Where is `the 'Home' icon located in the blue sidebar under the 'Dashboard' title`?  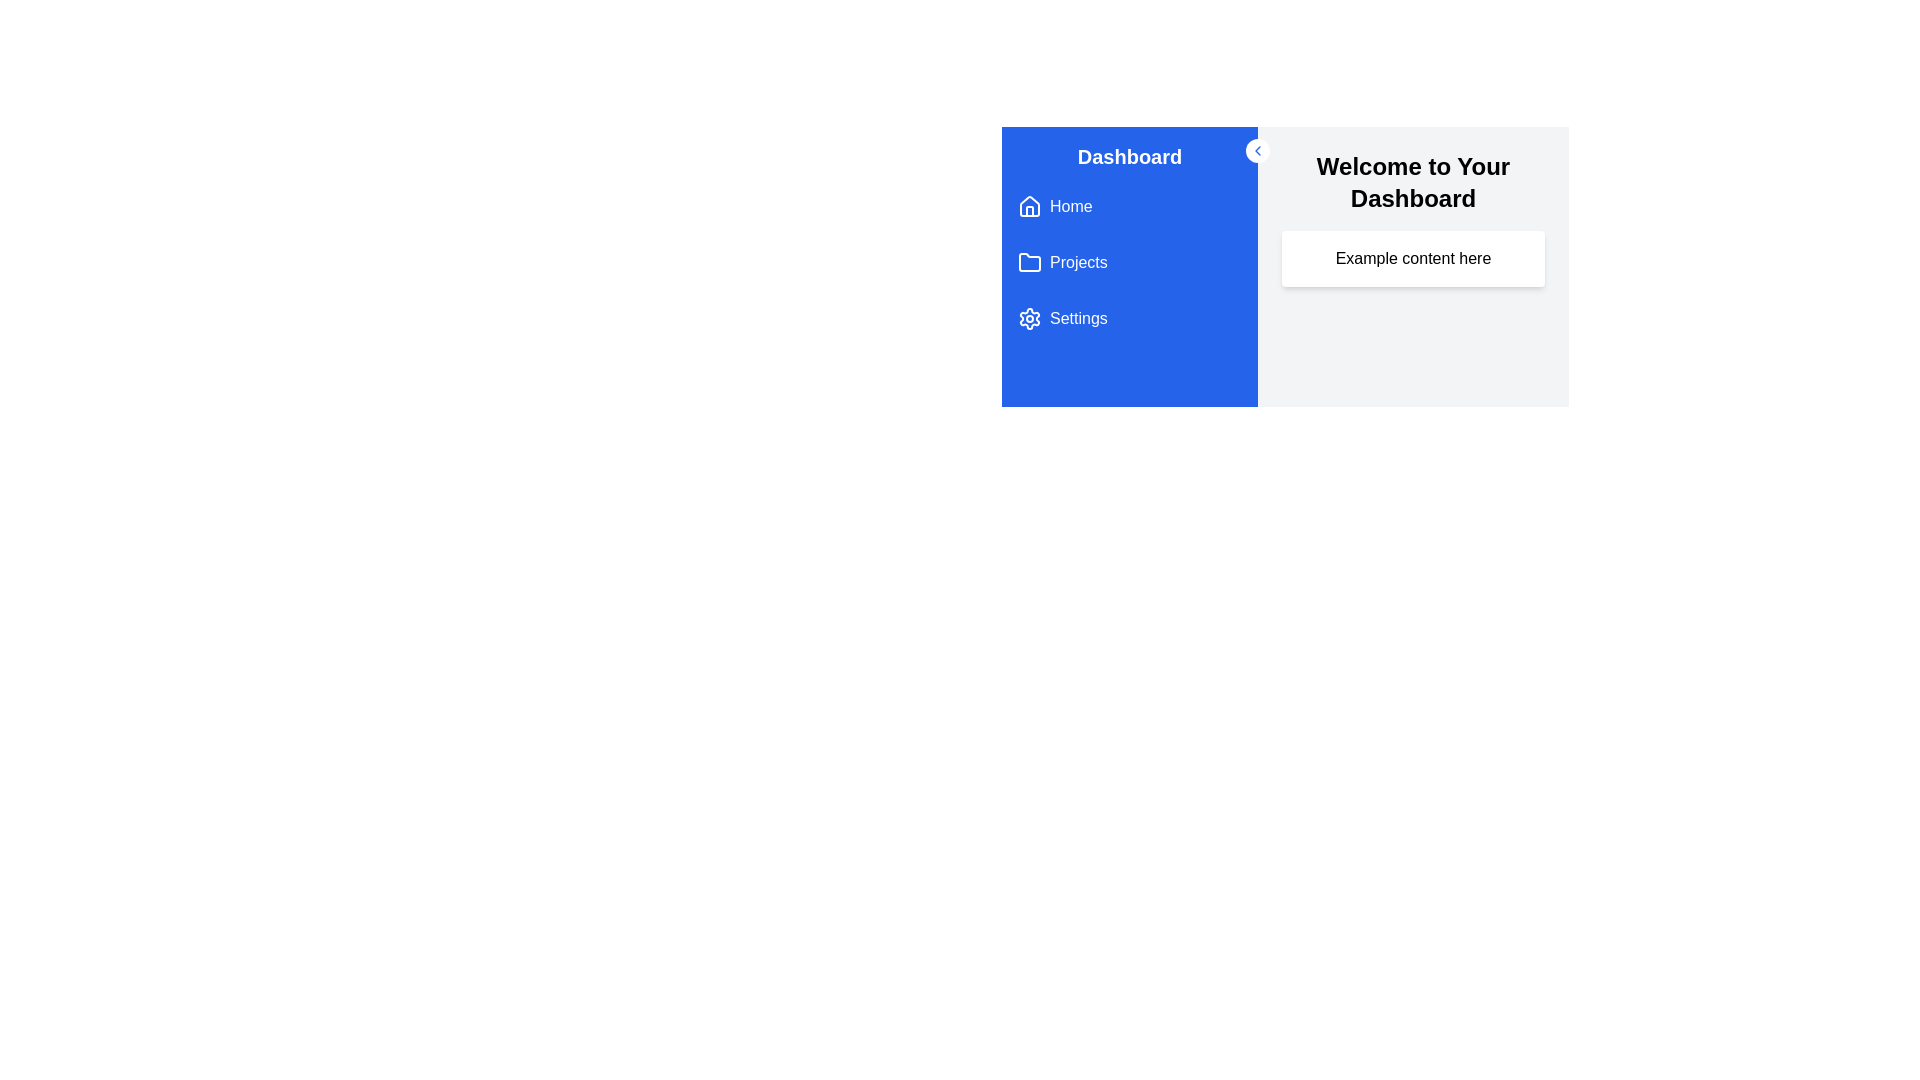
the 'Home' icon located in the blue sidebar under the 'Dashboard' title is located at coordinates (1030, 207).